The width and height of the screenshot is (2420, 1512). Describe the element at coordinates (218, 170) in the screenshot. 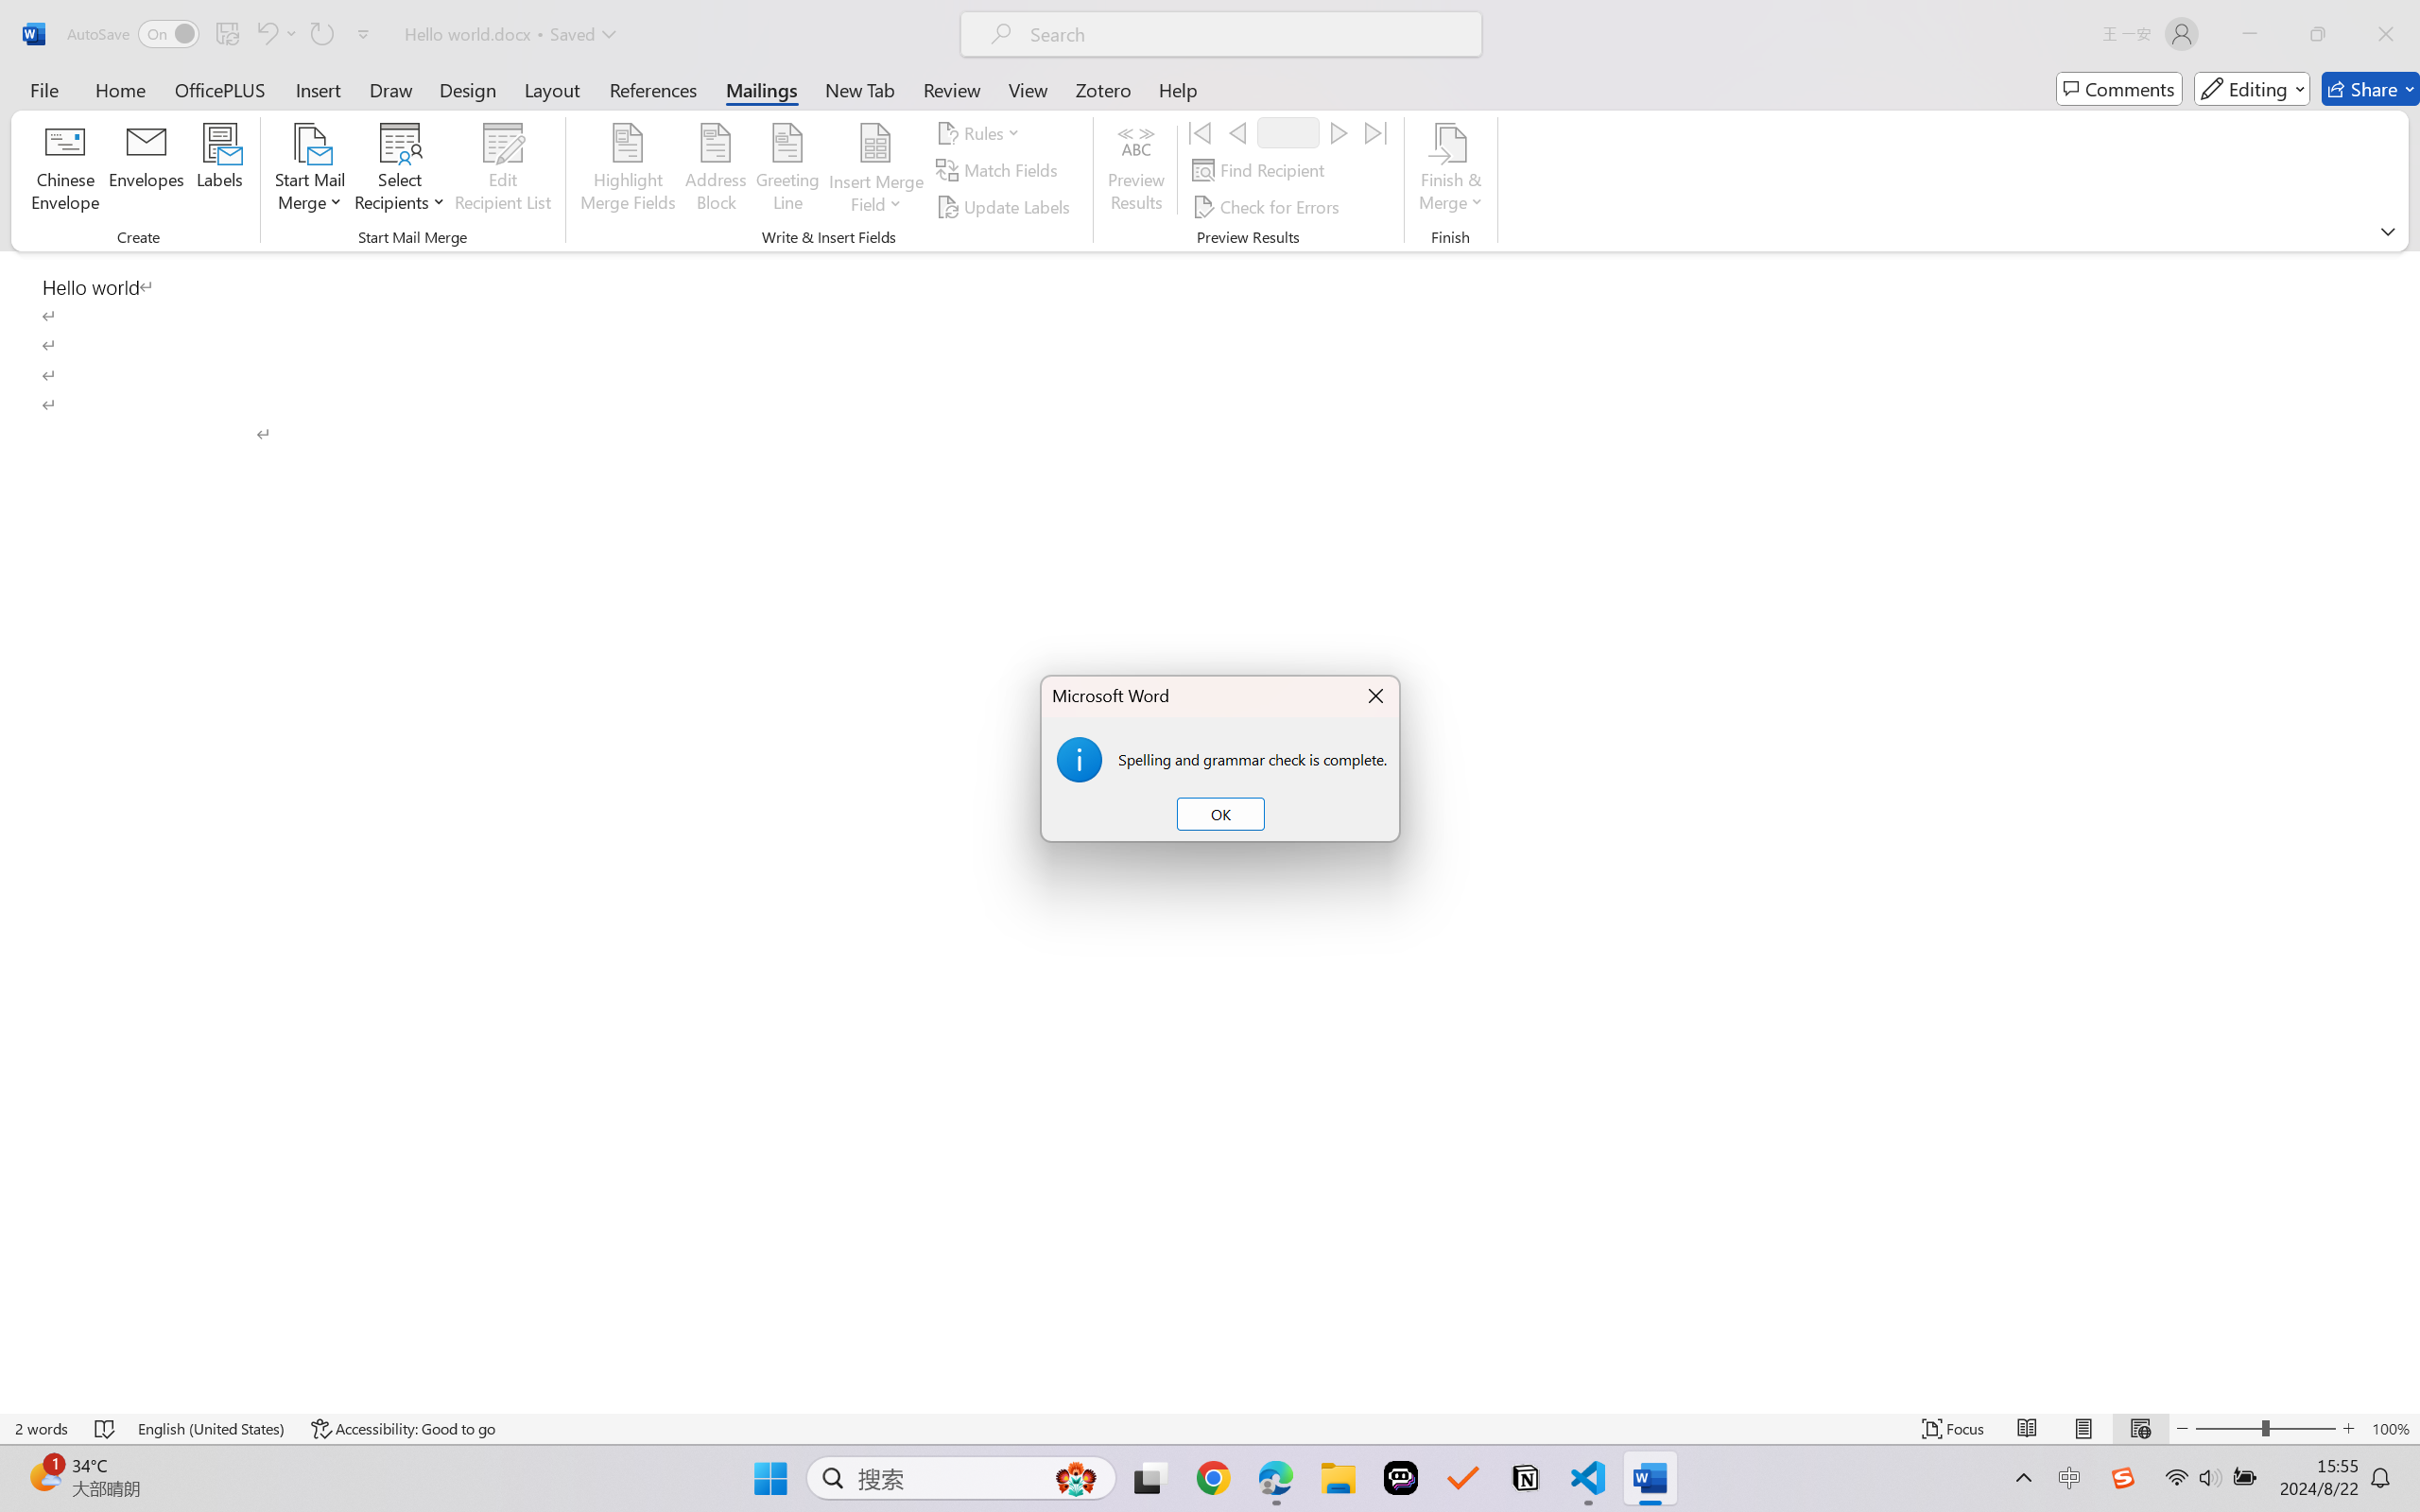

I see `'Labels...'` at that location.